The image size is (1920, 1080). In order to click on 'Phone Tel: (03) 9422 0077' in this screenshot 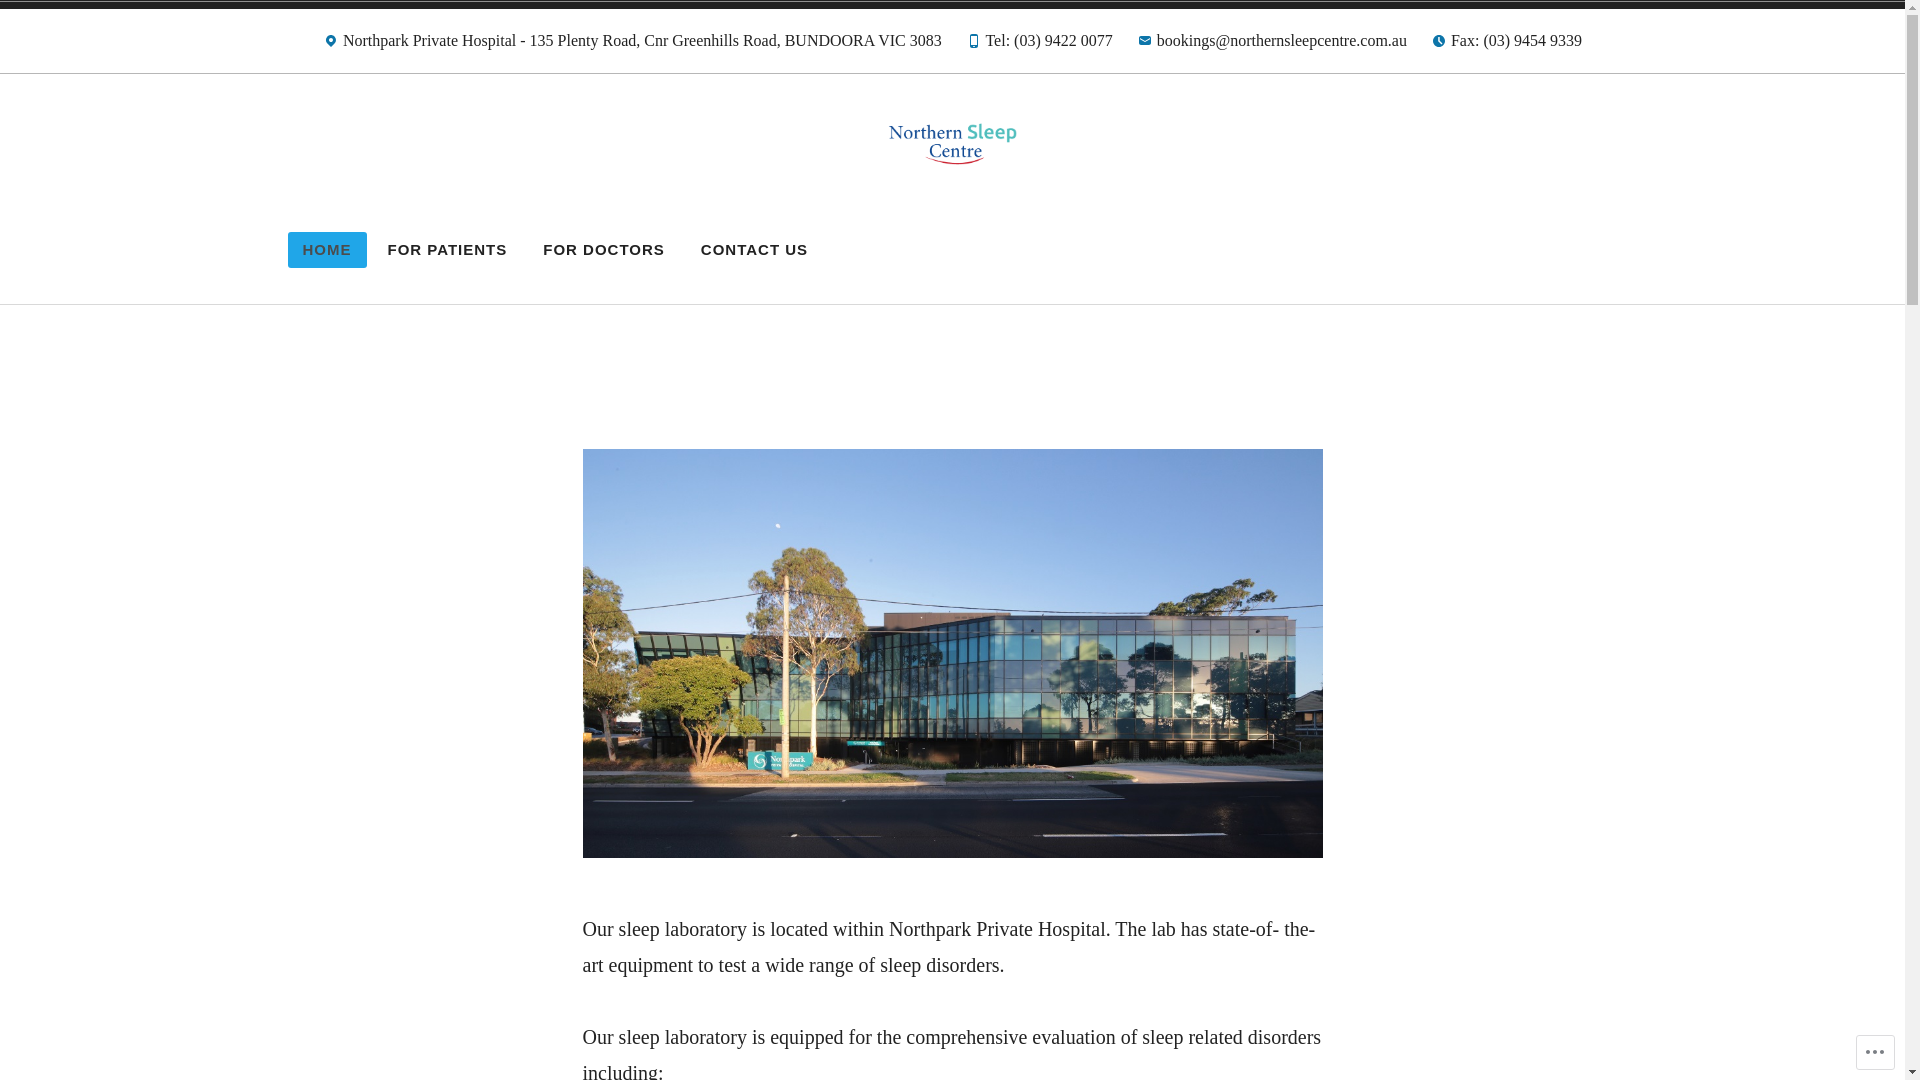, I will do `click(1039, 45)`.